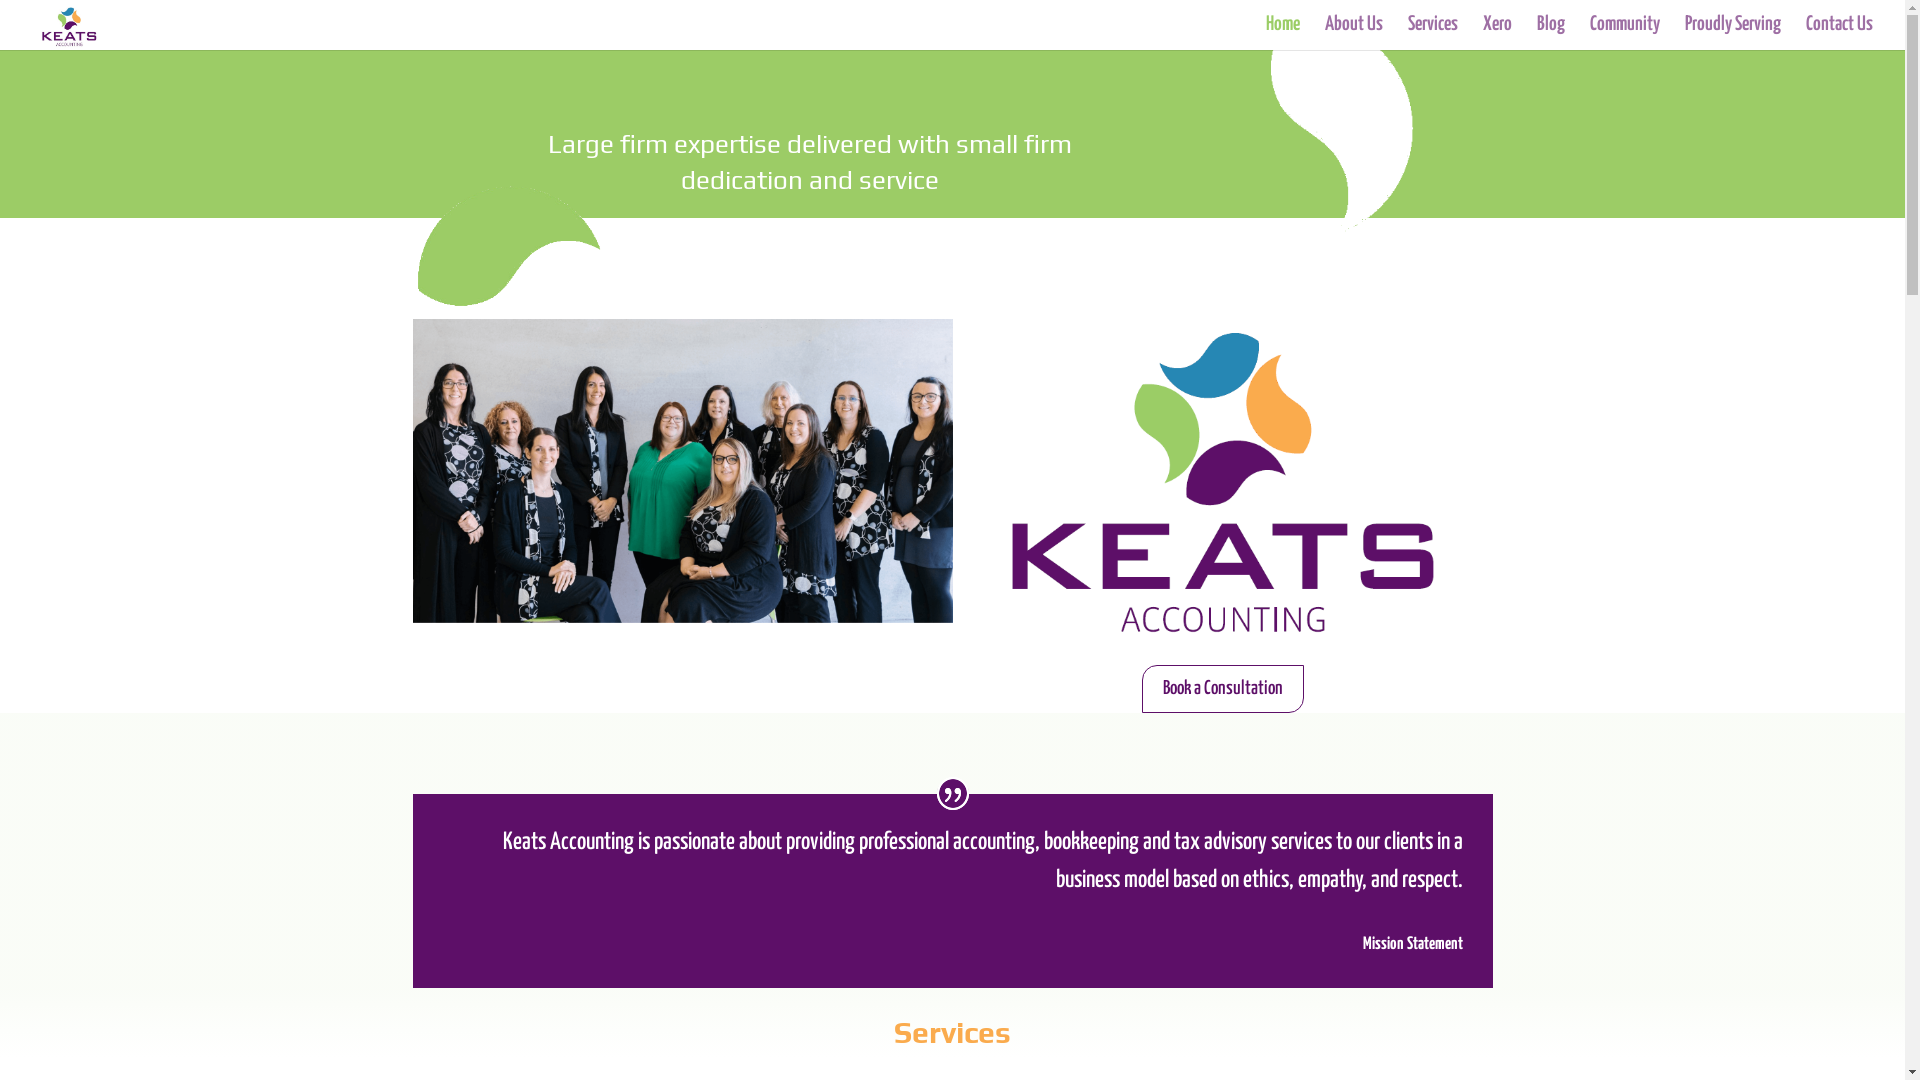  What do you see at coordinates (1549, 34) in the screenshot?
I see `'Blog'` at bounding box center [1549, 34].